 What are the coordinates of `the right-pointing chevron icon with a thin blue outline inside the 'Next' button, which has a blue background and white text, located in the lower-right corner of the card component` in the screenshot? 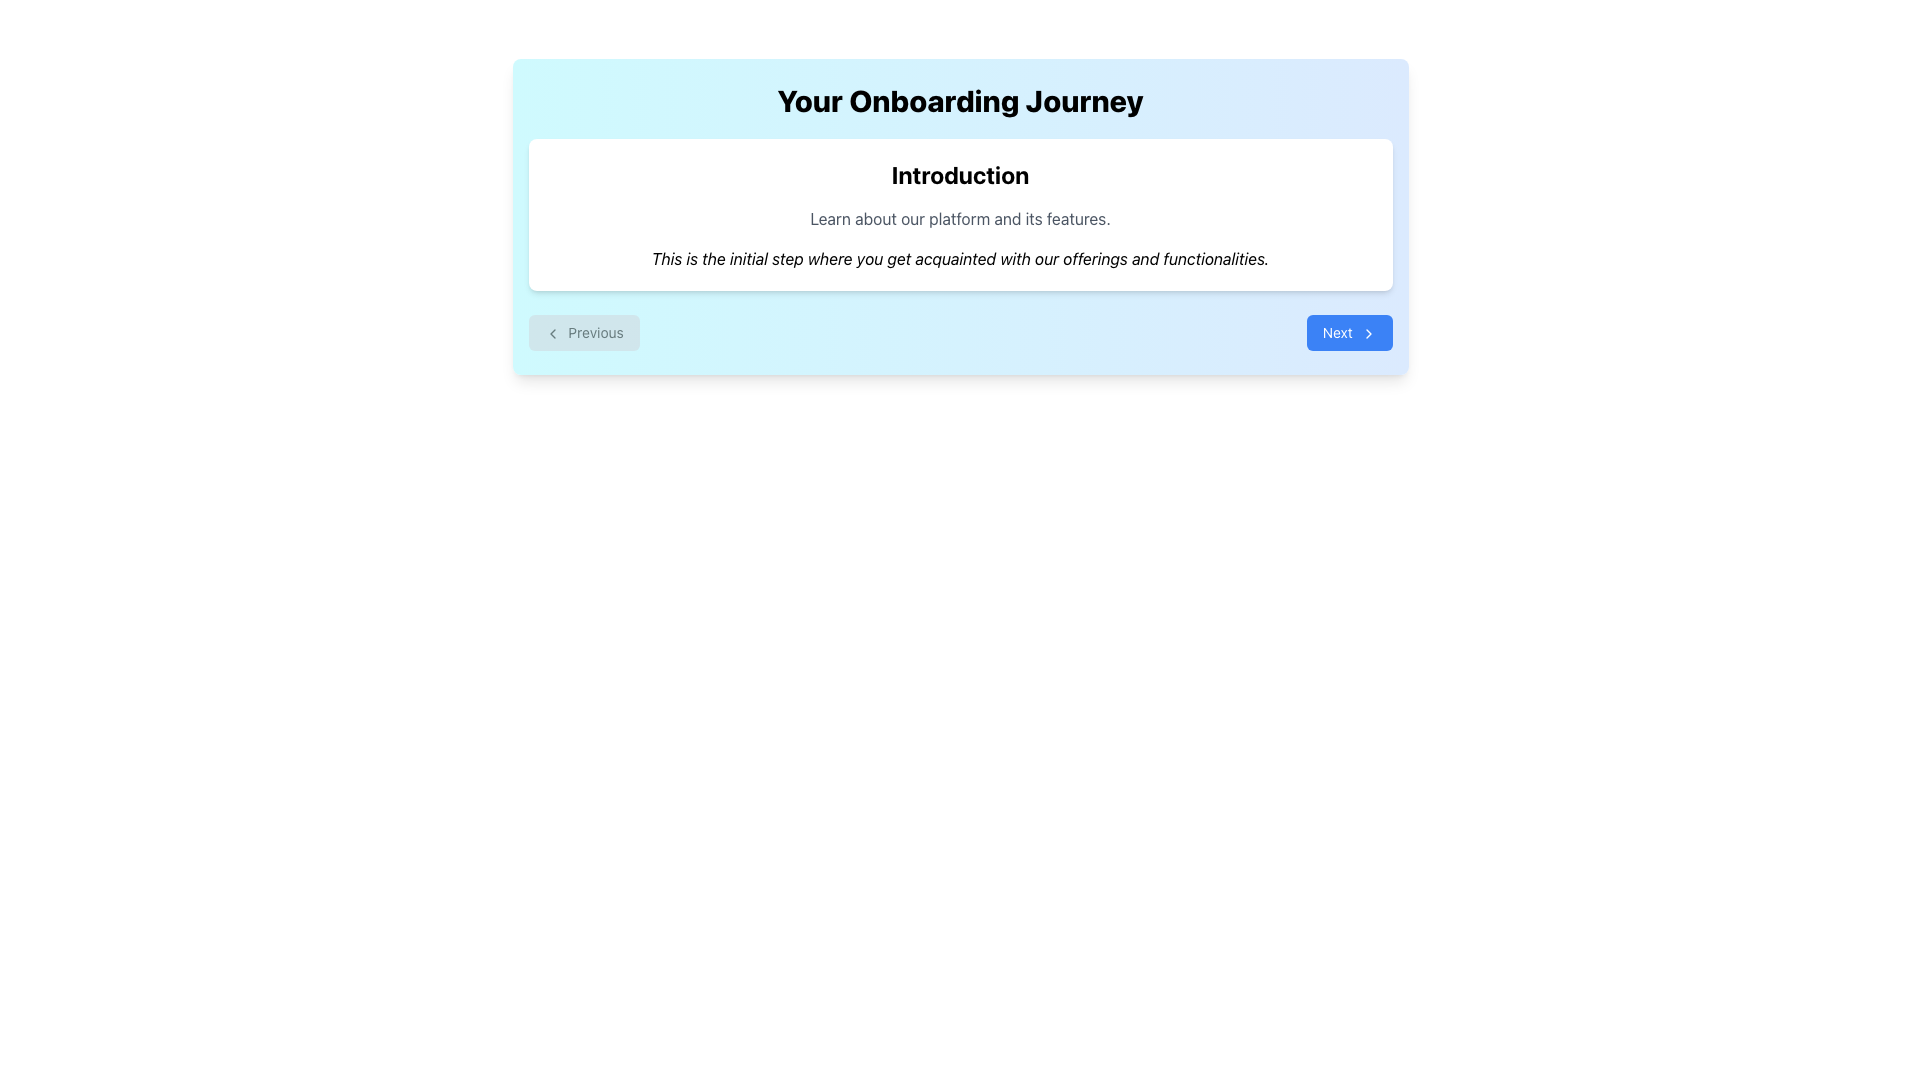 It's located at (1367, 333).